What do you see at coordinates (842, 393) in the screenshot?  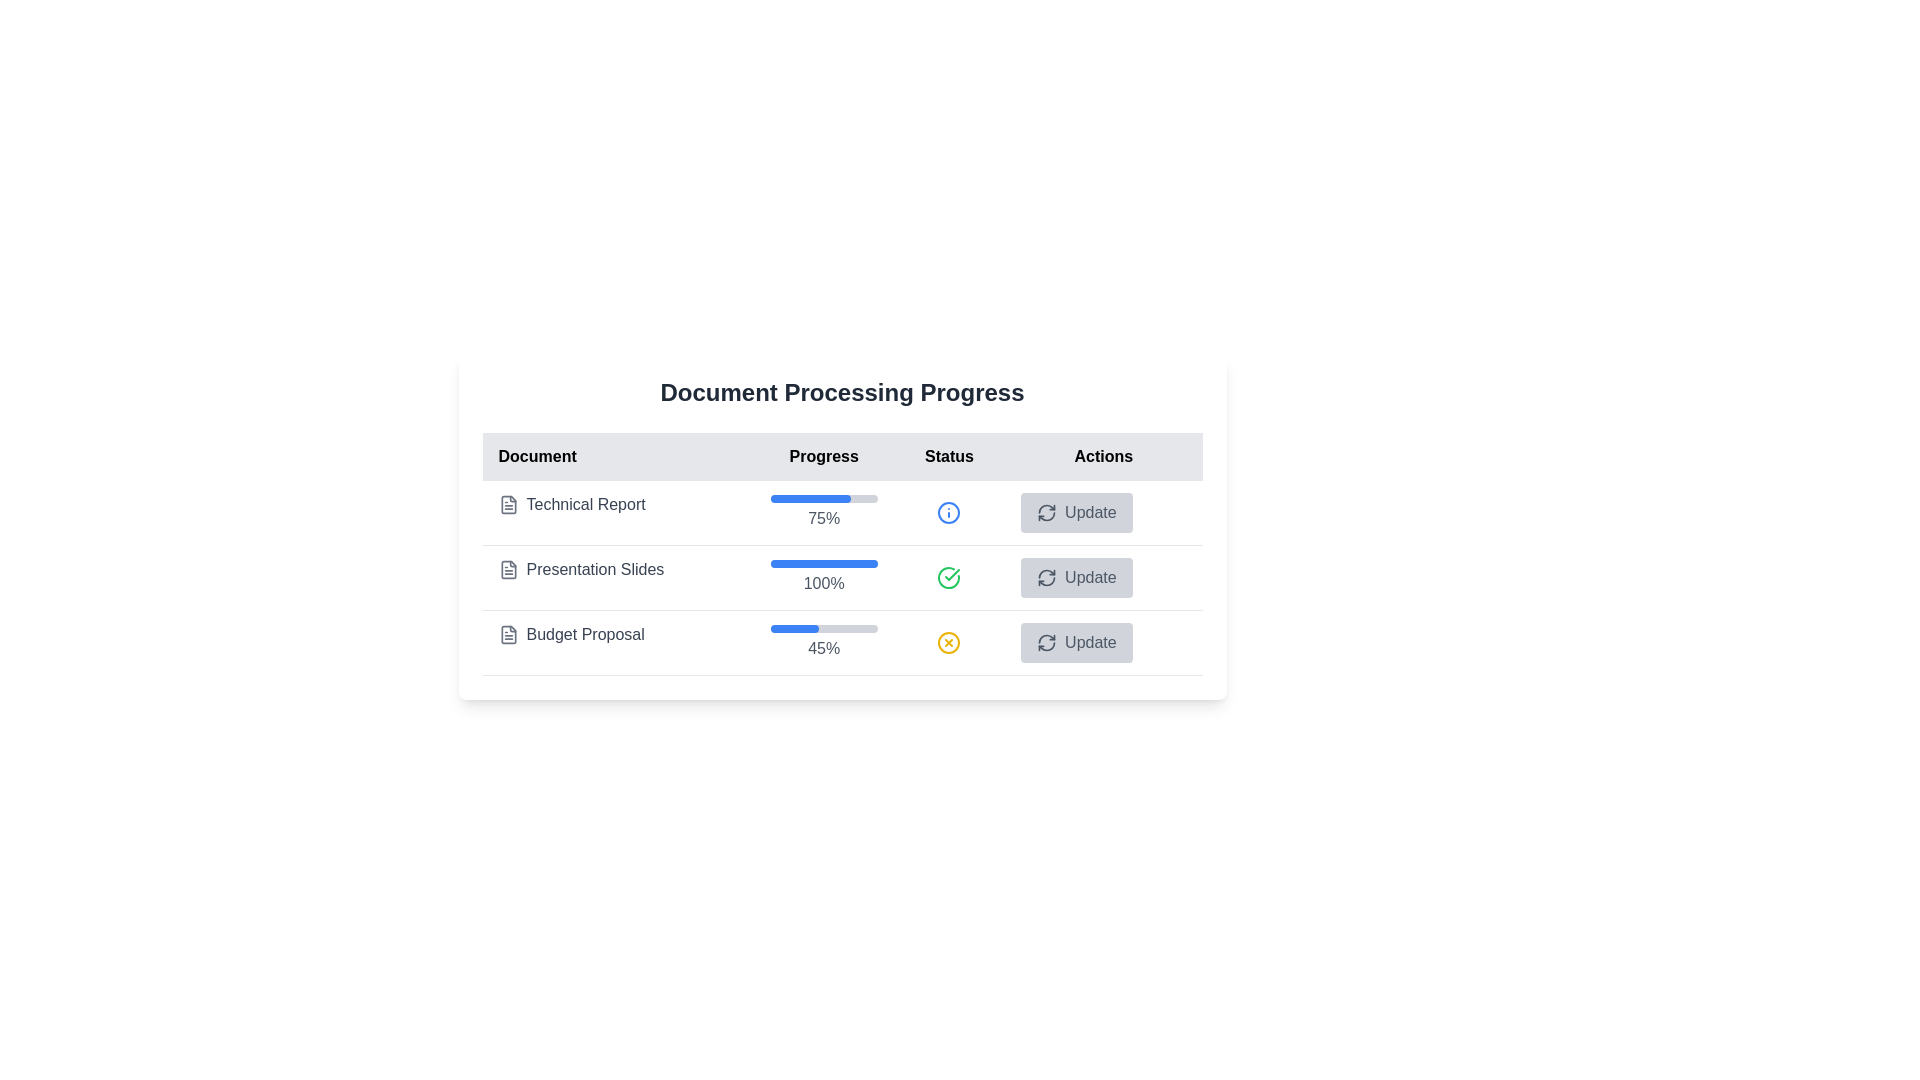 I see `the prominent text header labeled 'Document Processing Progress', which is styled in bold and large dark gray font, located at the upper center of the component` at bounding box center [842, 393].